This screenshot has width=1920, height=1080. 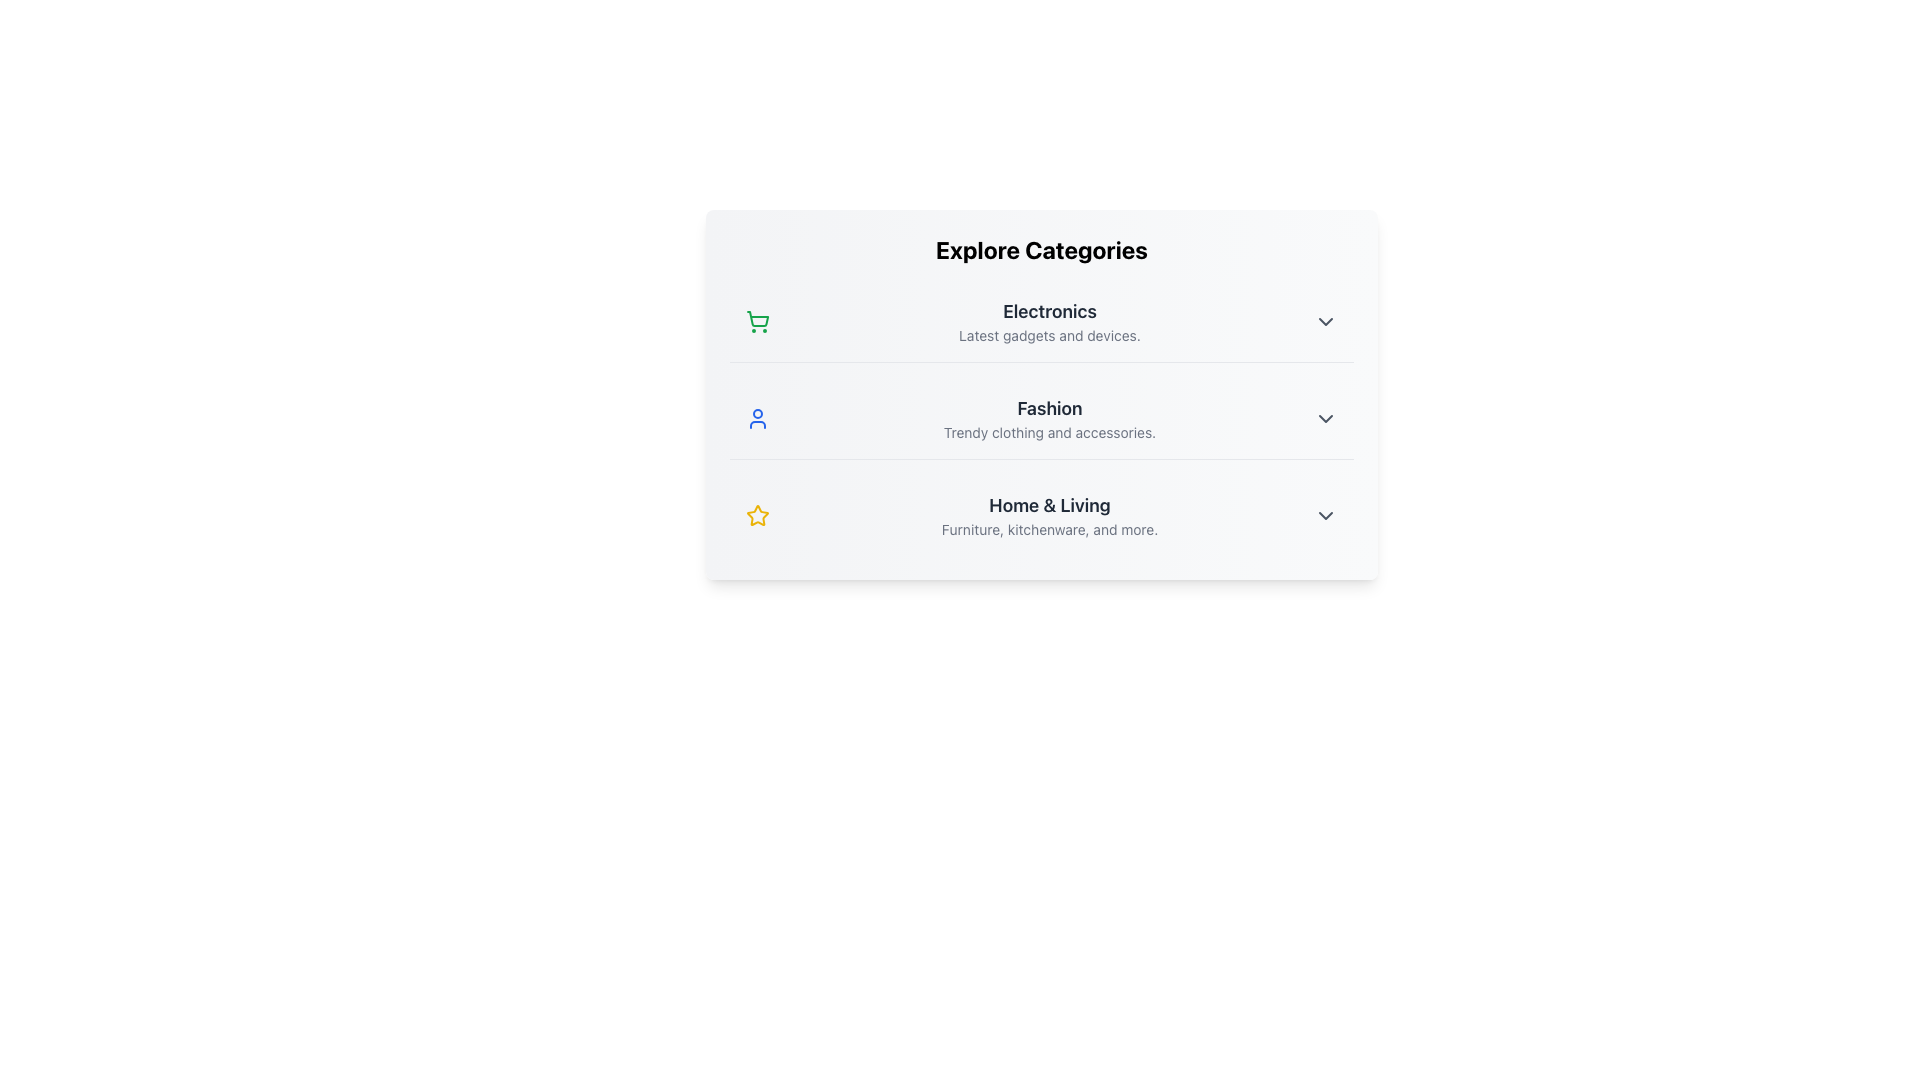 I want to click on the 'Fashion' category icon located to the left of the 'Fashion' text in the second row of the 'Explore Categories' card, so click(x=757, y=418).